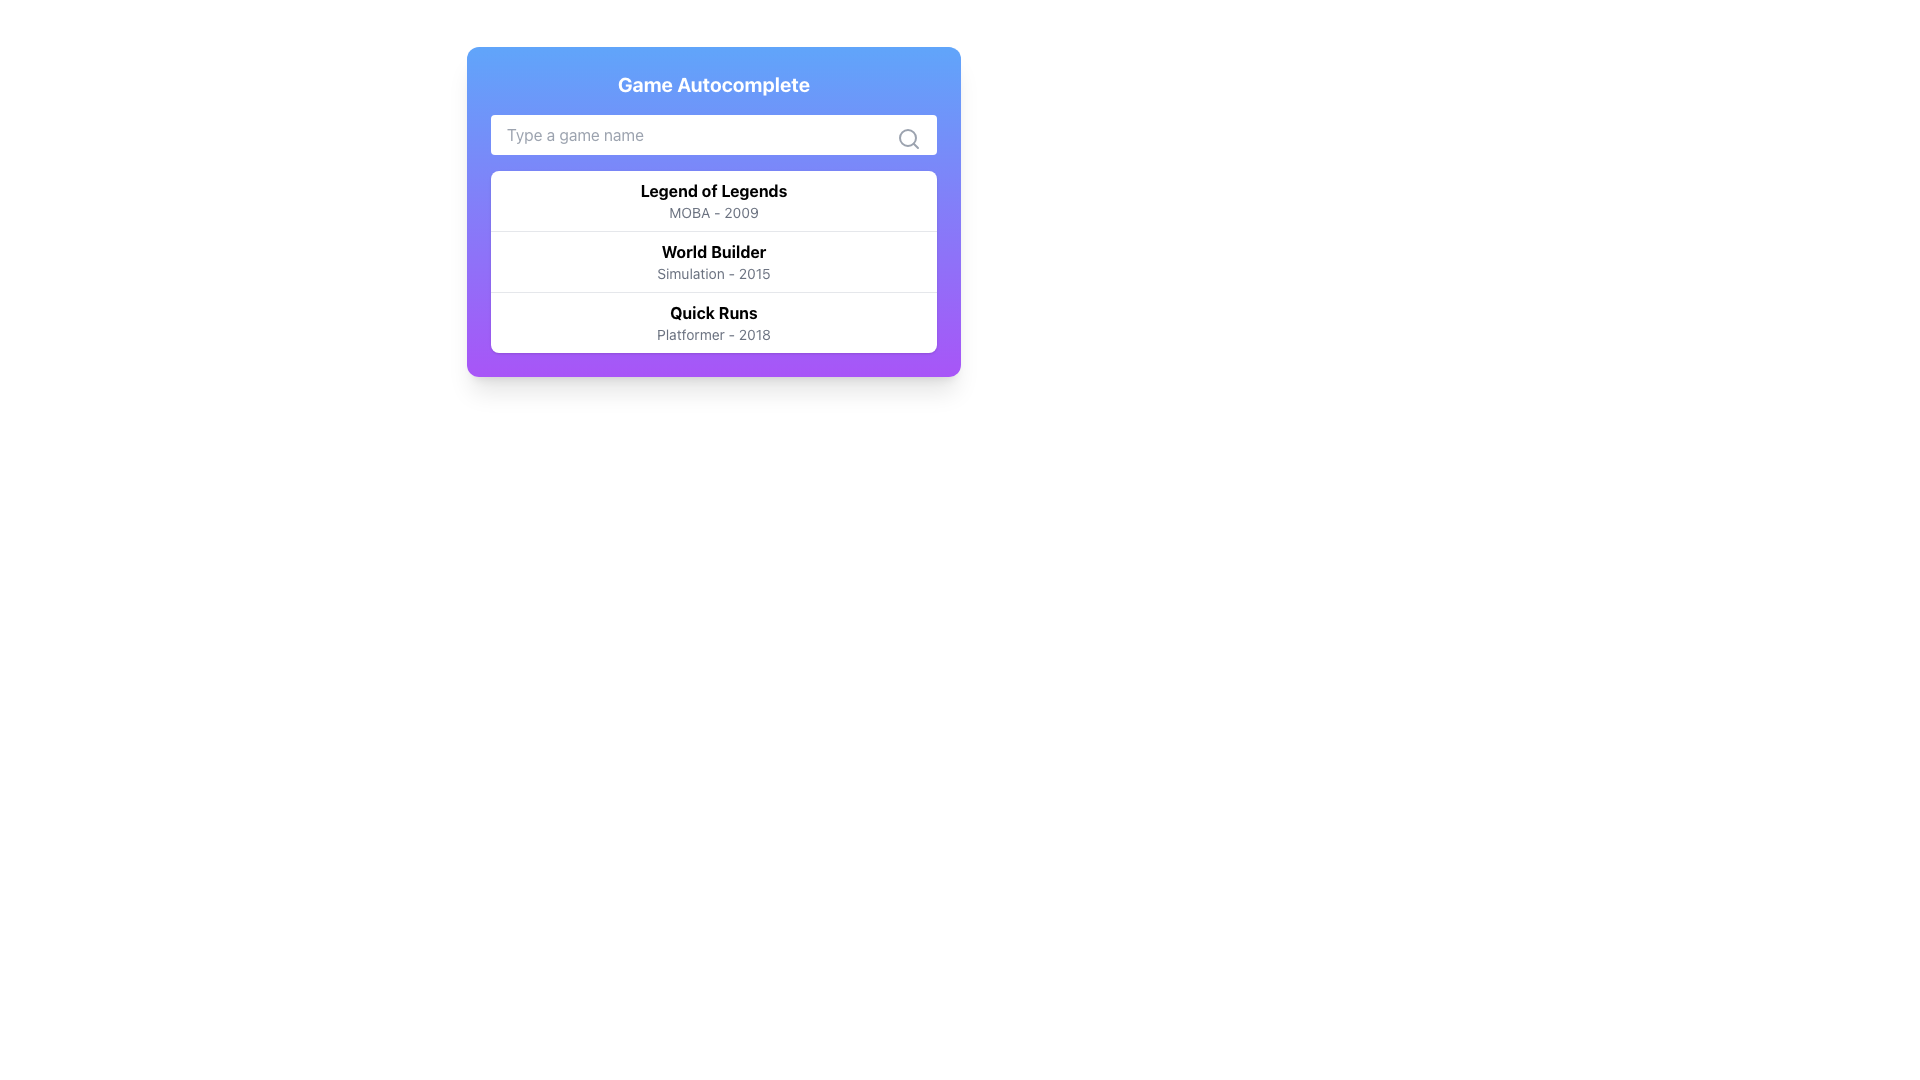 This screenshot has width=1920, height=1080. Describe the element at coordinates (714, 273) in the screenshot. I see `the text label displaying 'Simulation - 2015', which is positioned directly beneath the bold title 'World Builder' in a vertical list layout` at that location.